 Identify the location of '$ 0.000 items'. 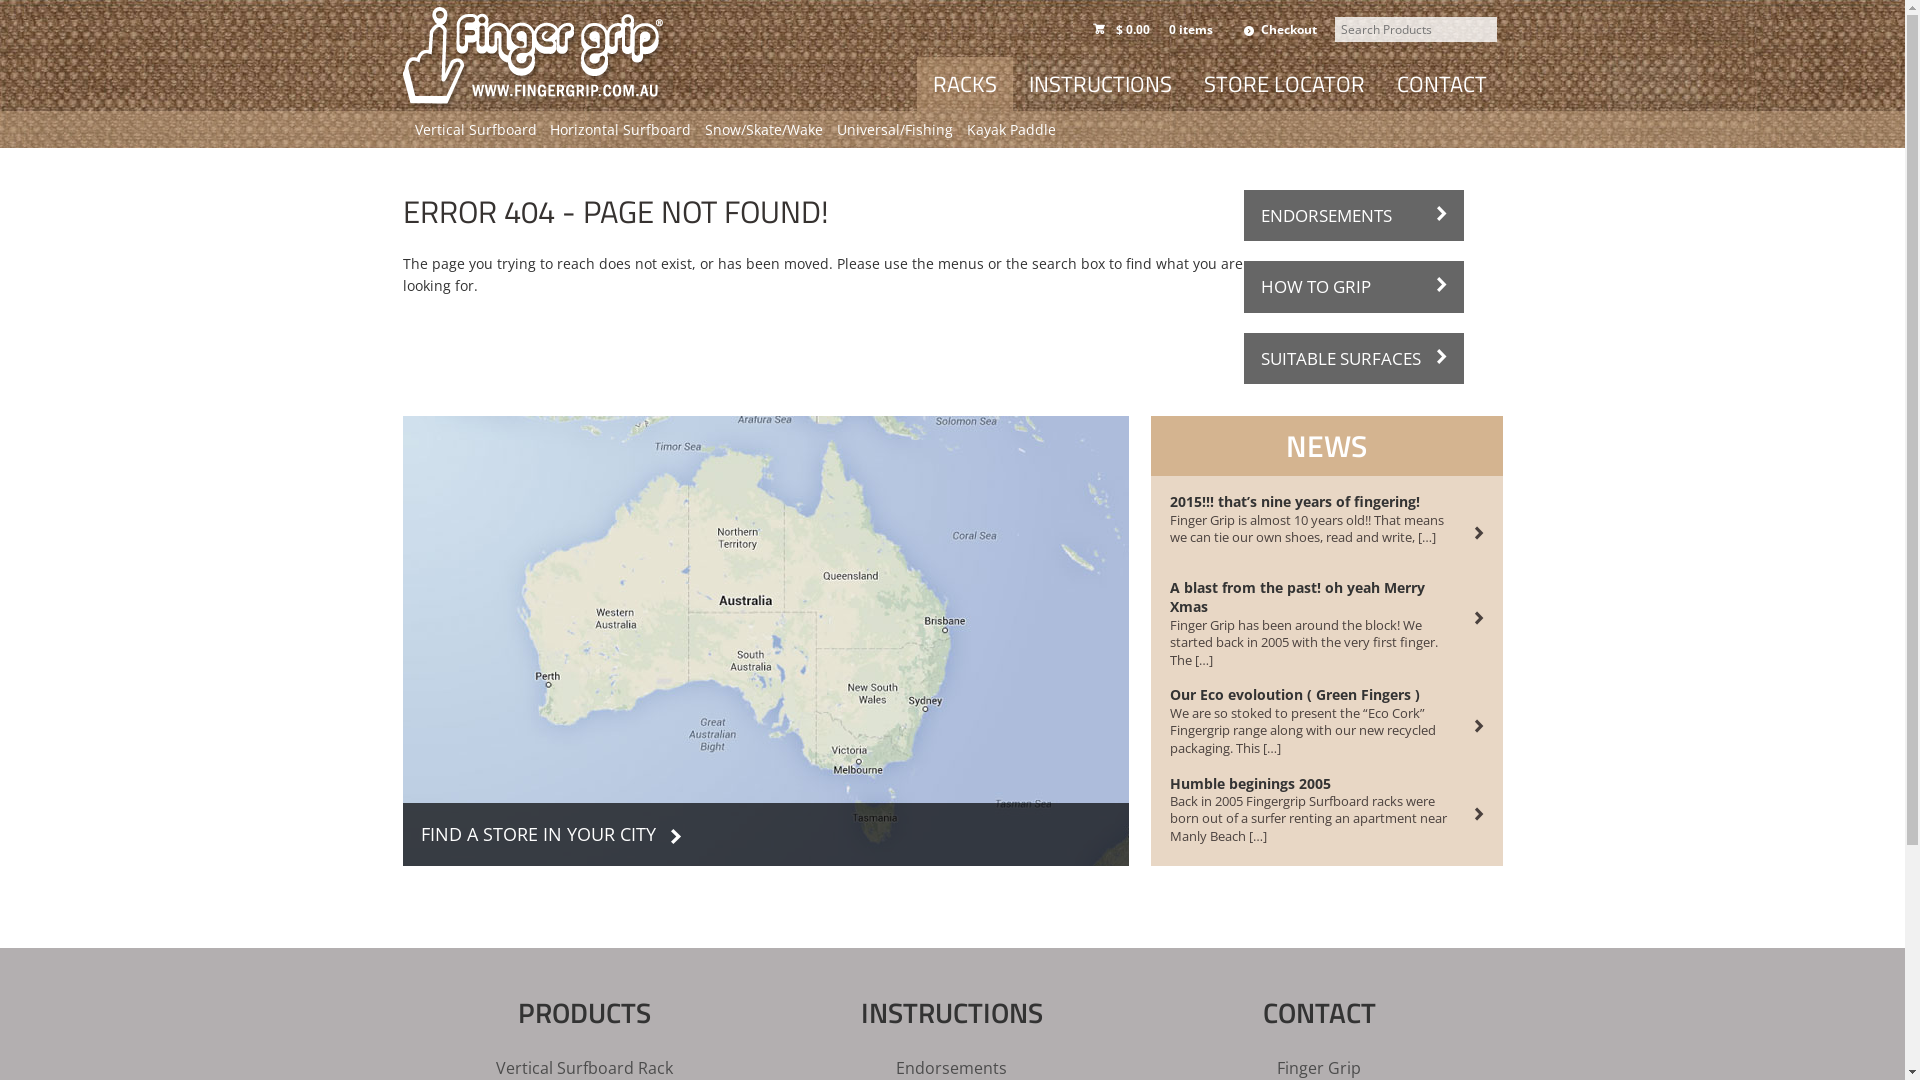
(1156, 30).